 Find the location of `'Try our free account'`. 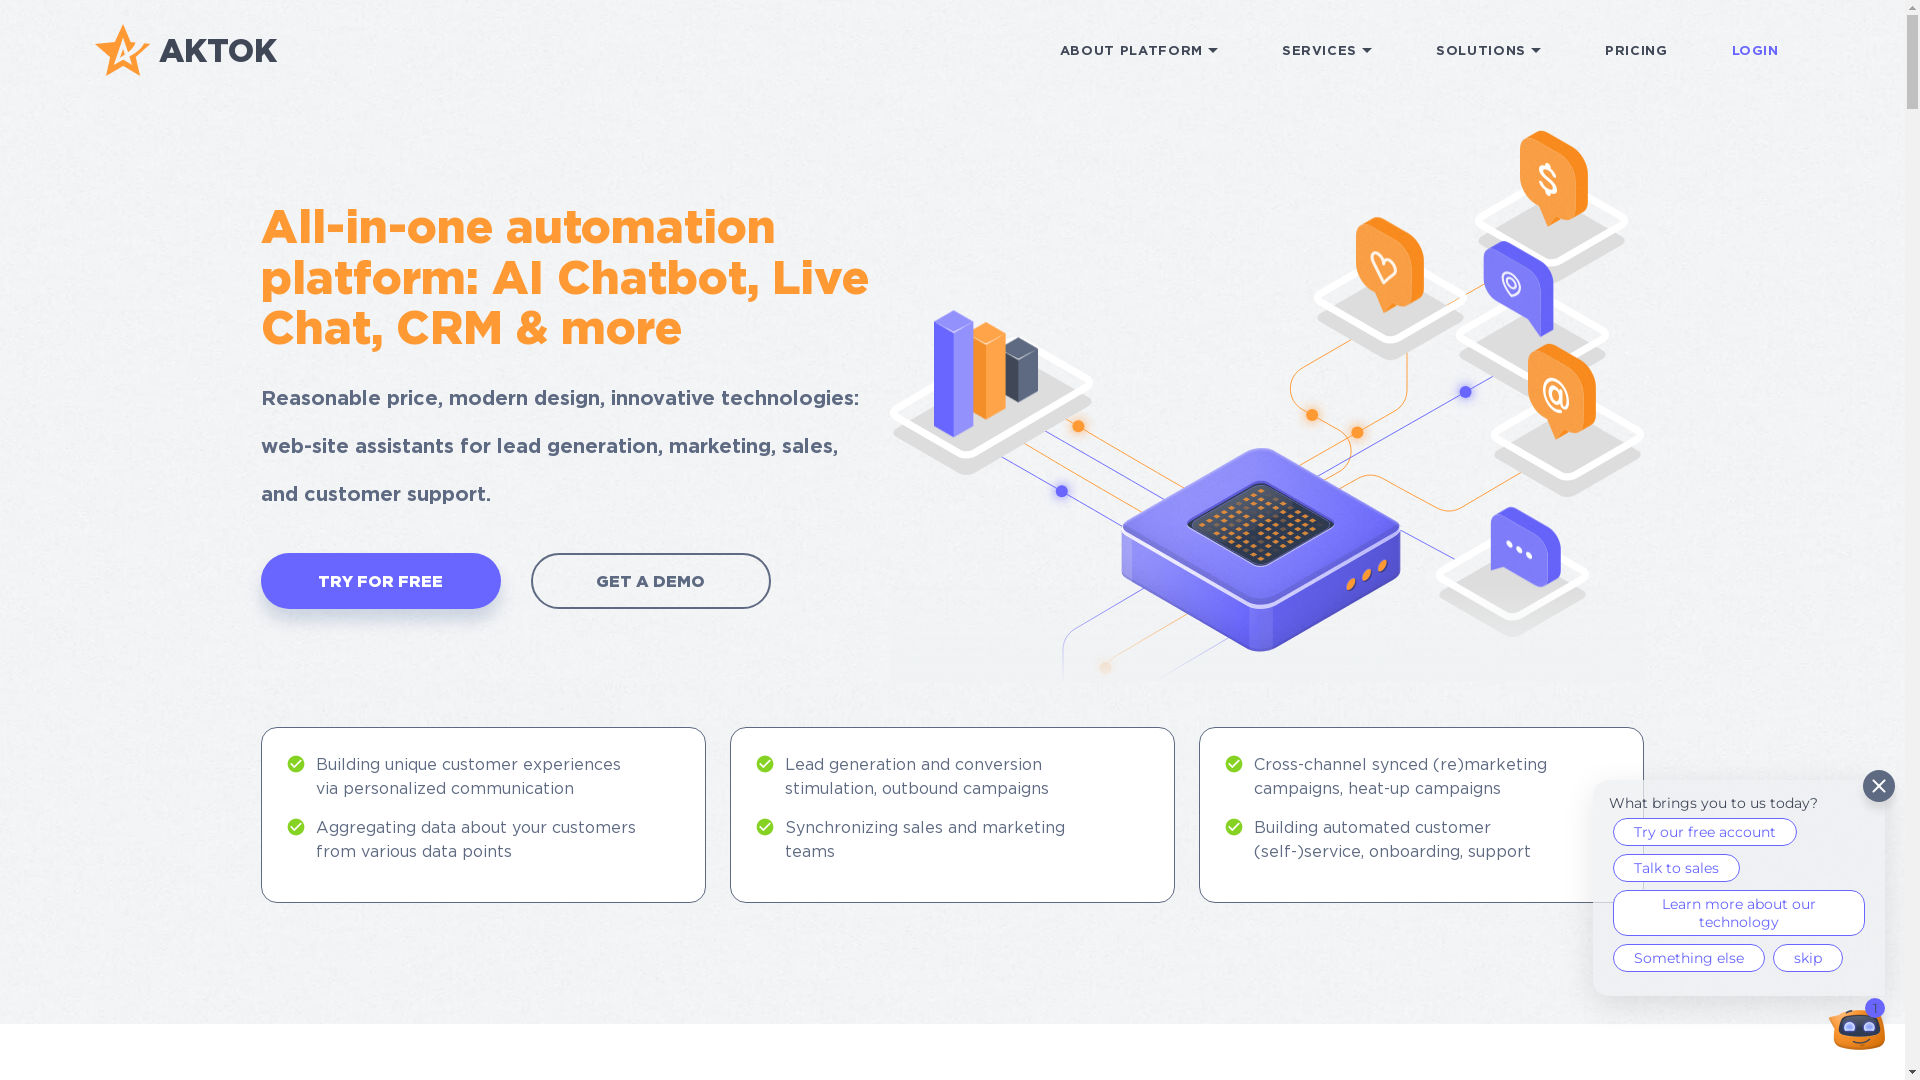

'Try our free account' is located at coordinates (1703, 832).